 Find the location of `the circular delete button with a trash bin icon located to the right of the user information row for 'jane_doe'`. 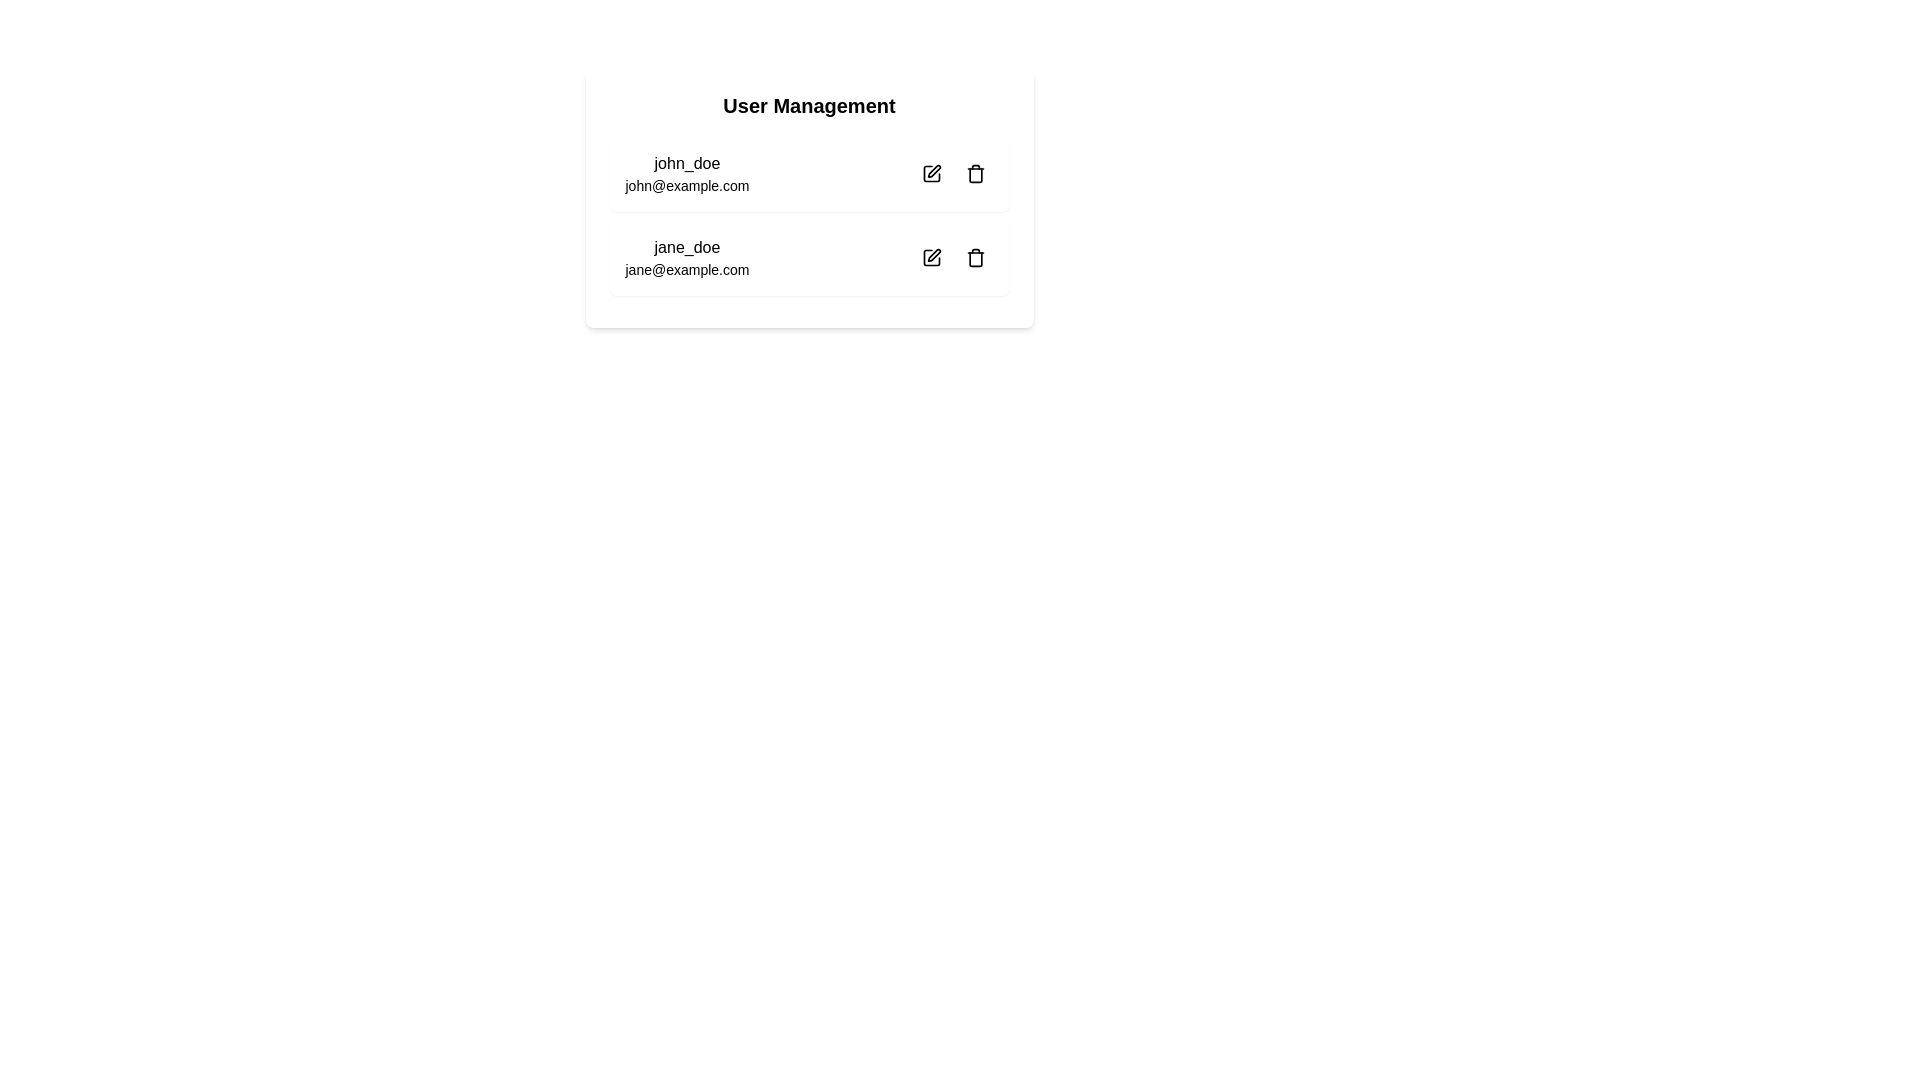

the circular delete button with a trash bin icon located to the right of the user information row for 'jane_doe' is located at coordinates (975, 257).